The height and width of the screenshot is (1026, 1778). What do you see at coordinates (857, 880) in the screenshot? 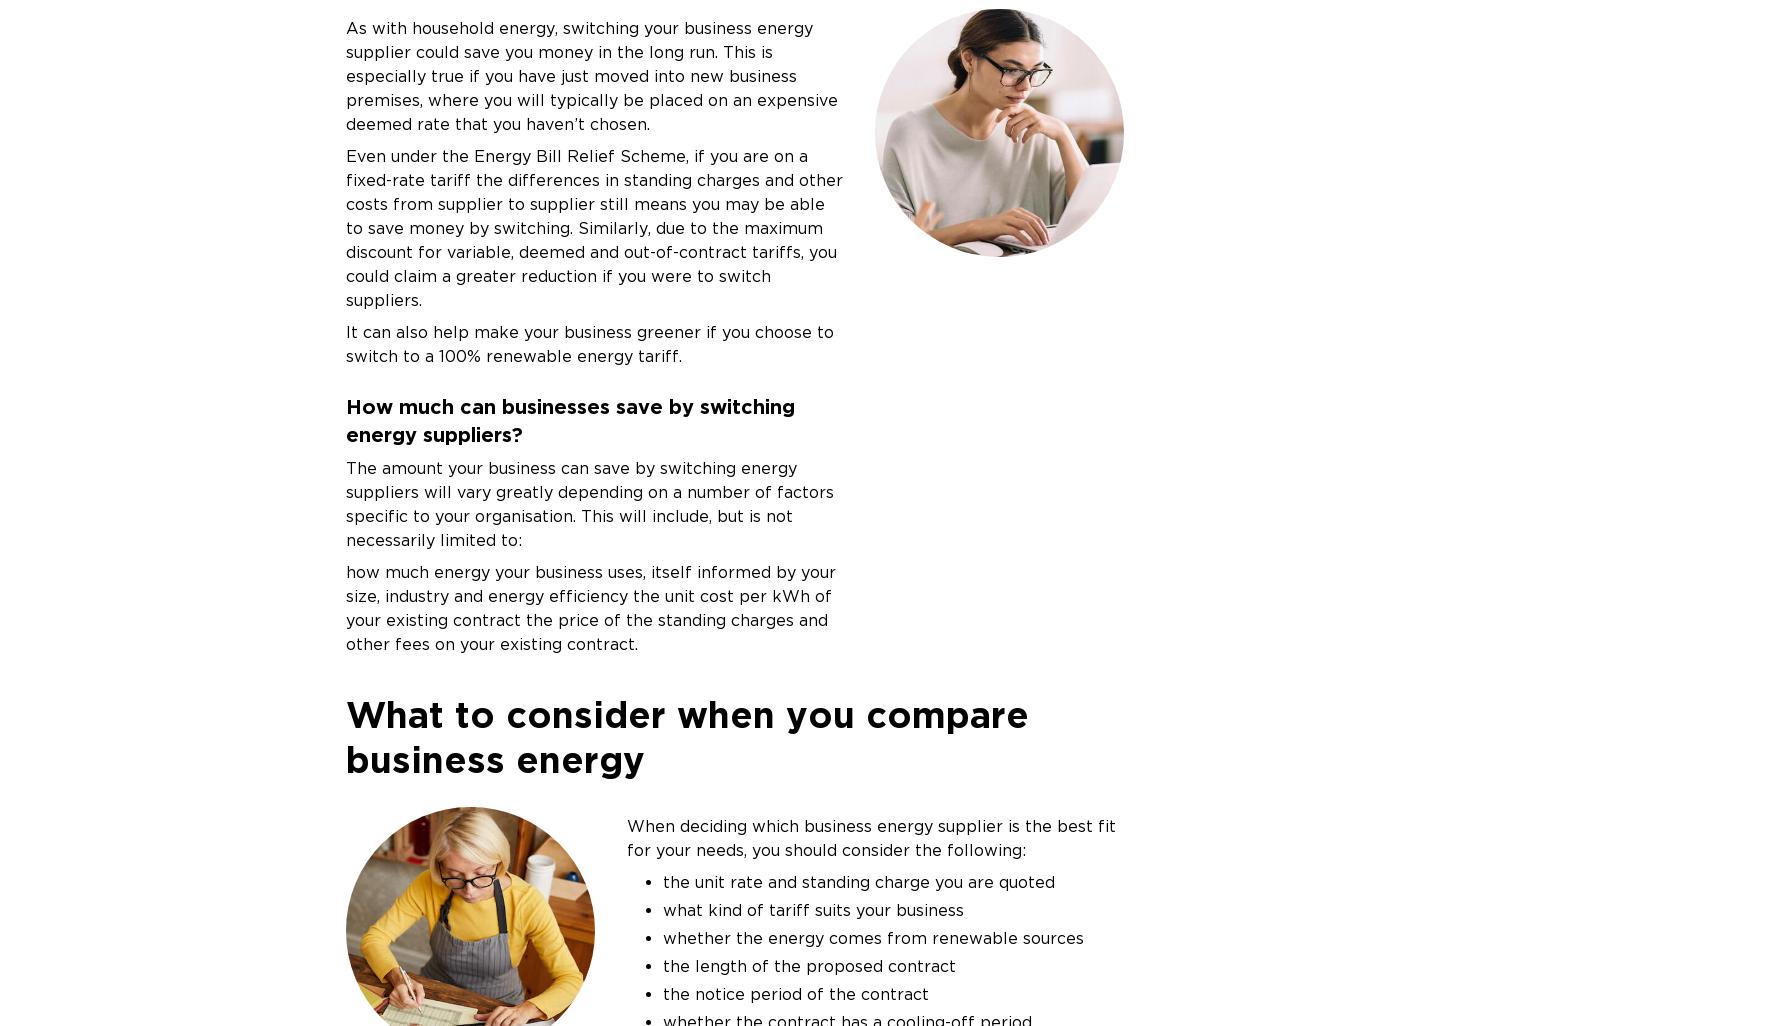
I see `'the unit rate and standing charge you are quoted'` at bounding box center [857, 880].